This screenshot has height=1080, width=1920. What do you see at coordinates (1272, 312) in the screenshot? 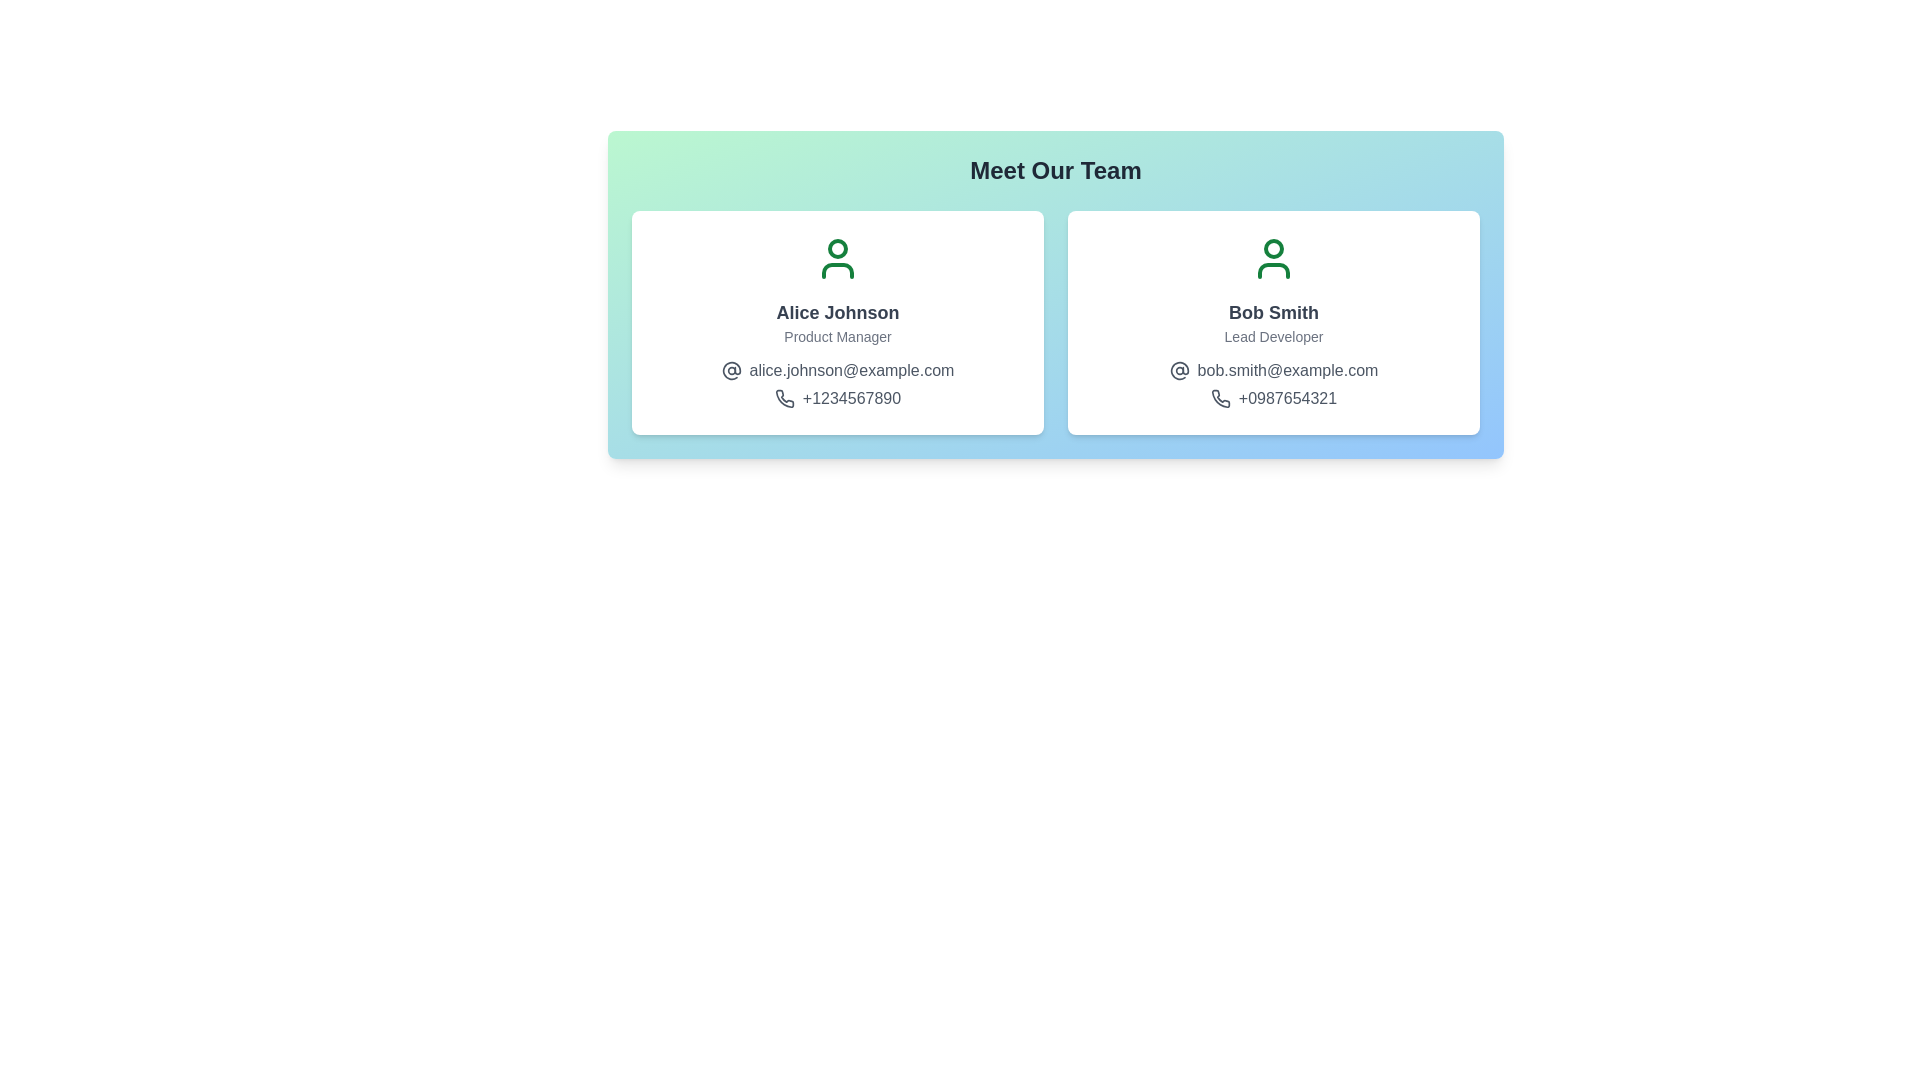
I see `name 'Bob Smith' displayed in bold font in the title section of the second profile card under the avatar icon and above the subtitle 'Lead Developer'` at bounding box center [1272, 312].